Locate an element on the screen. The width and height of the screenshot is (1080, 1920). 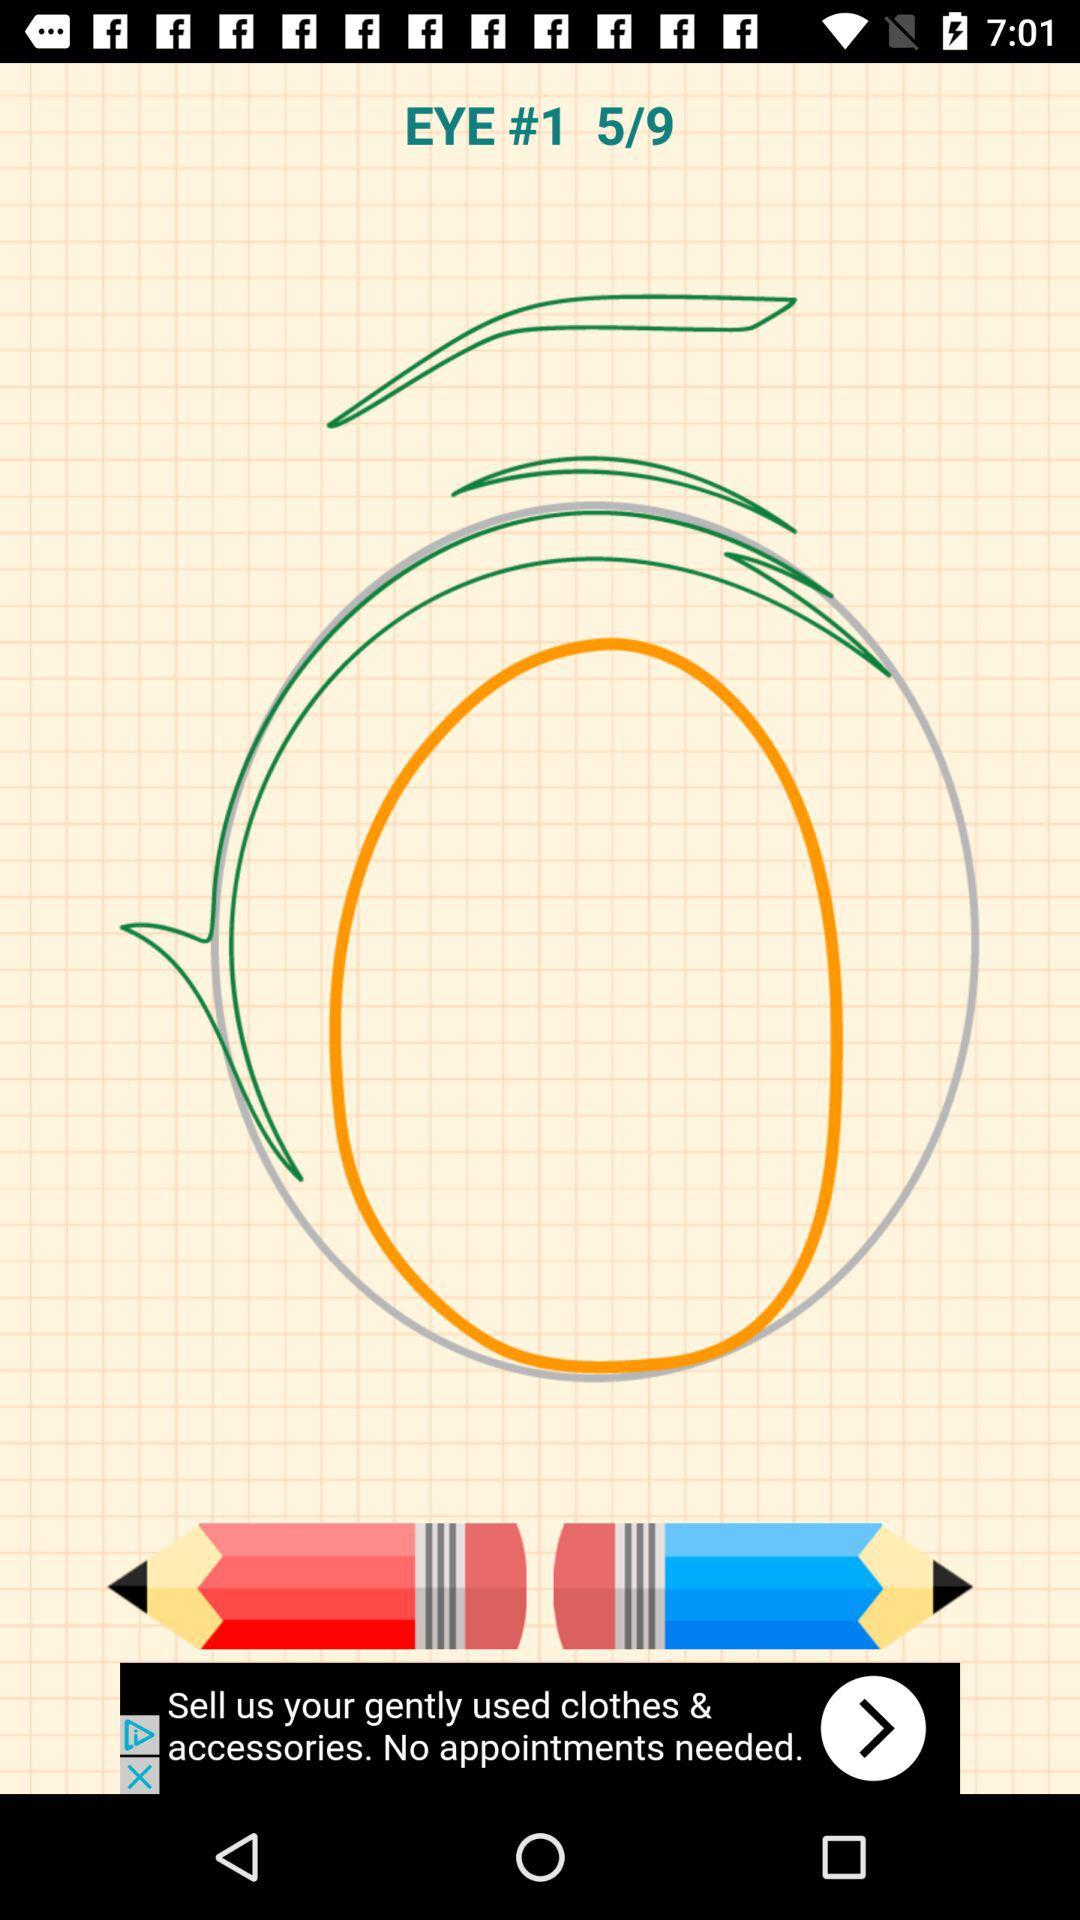
next is located at coordinates (763, 1585).